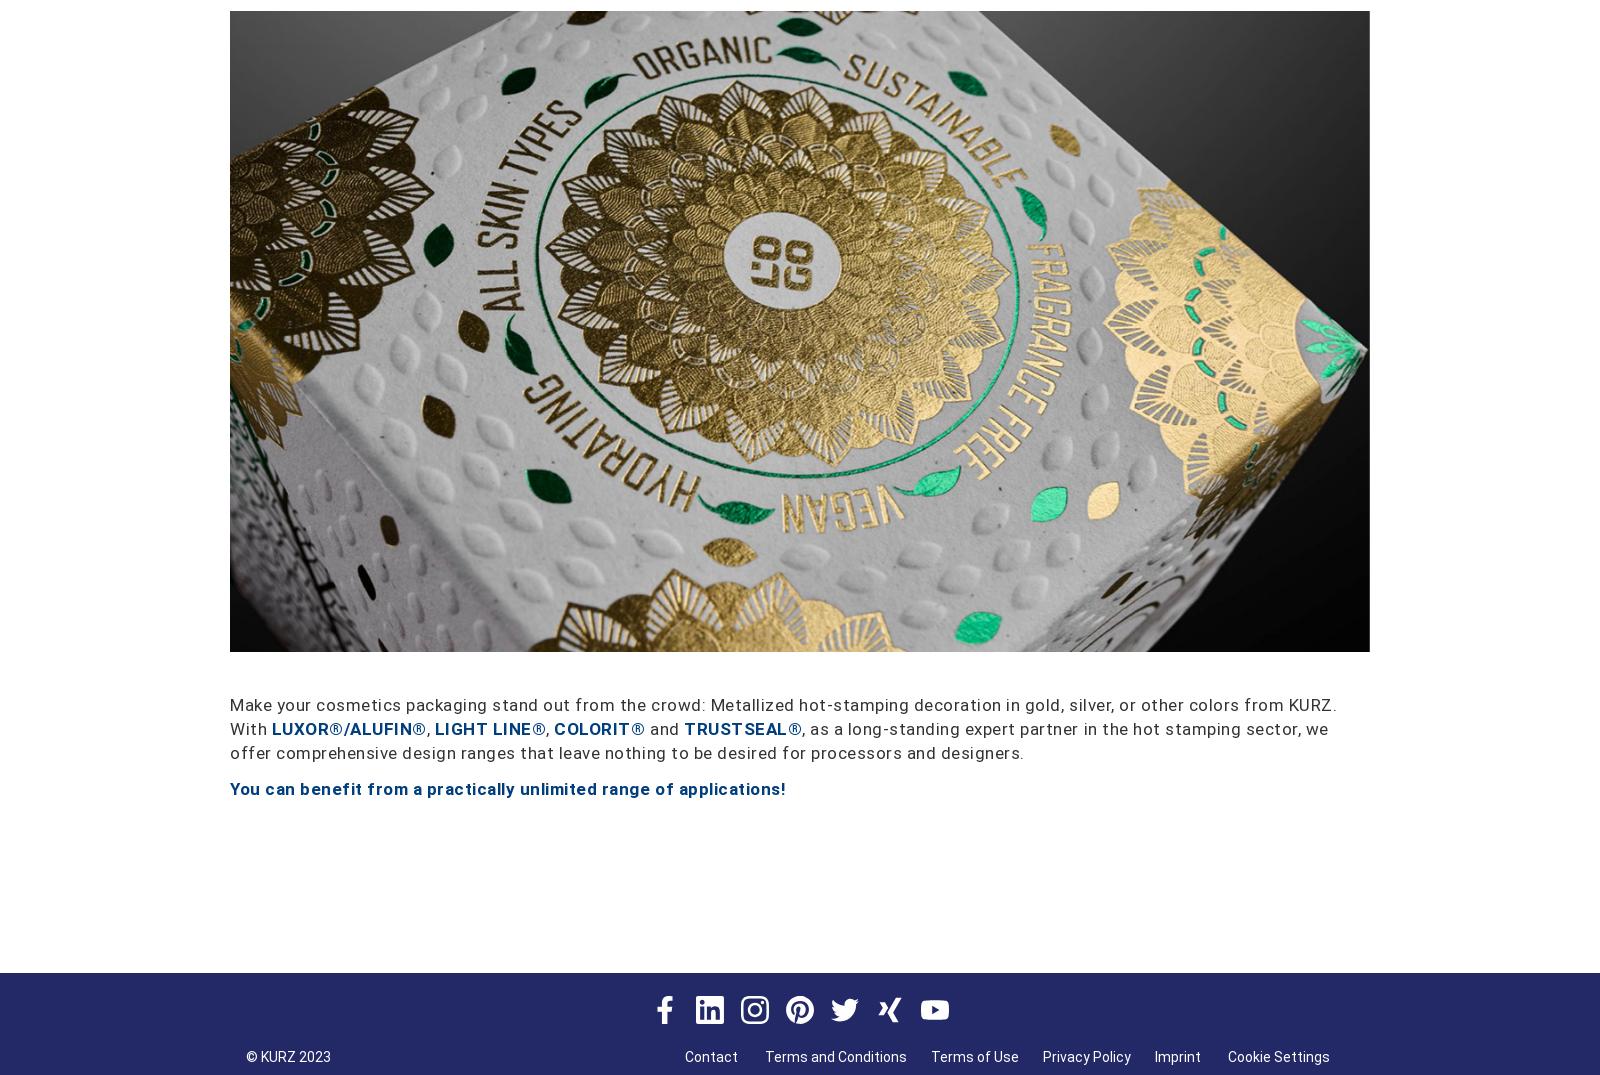 Image resolution: width=1600 pixels, height=1075 pixels. Describe the element at coordinates (229, 786) in the screenshot. I see `'You can benefit from a practically unlimited range of applications!'` at that location.